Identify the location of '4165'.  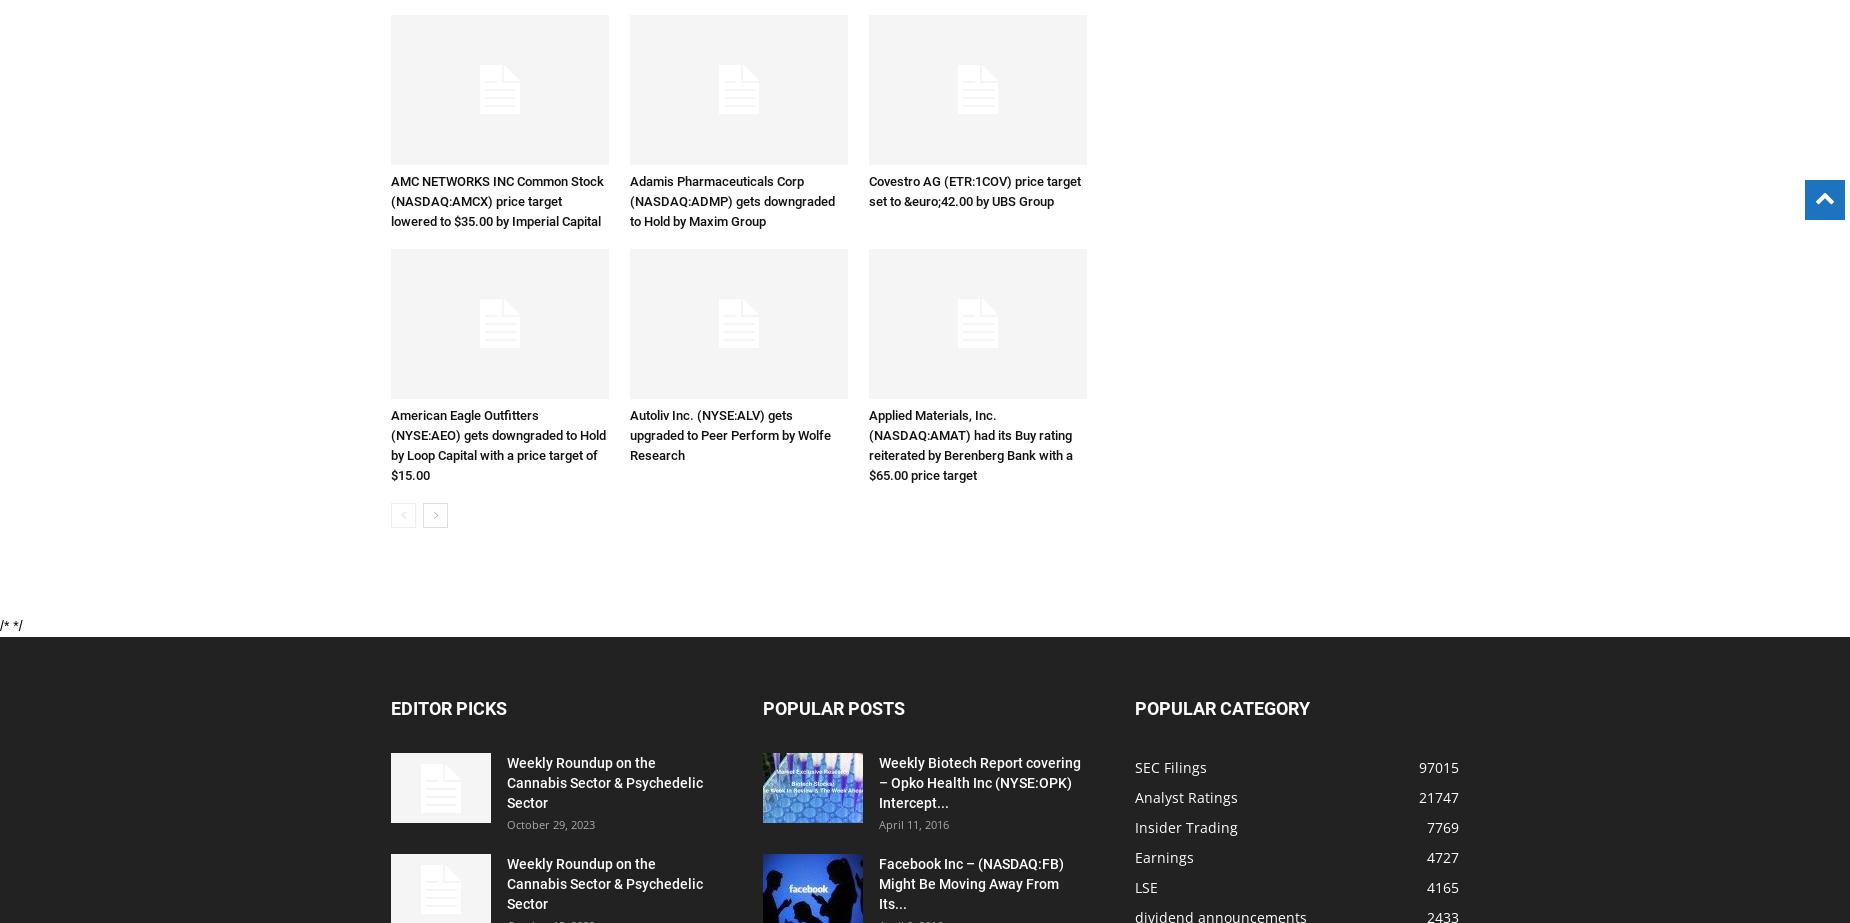
(1427, 886).